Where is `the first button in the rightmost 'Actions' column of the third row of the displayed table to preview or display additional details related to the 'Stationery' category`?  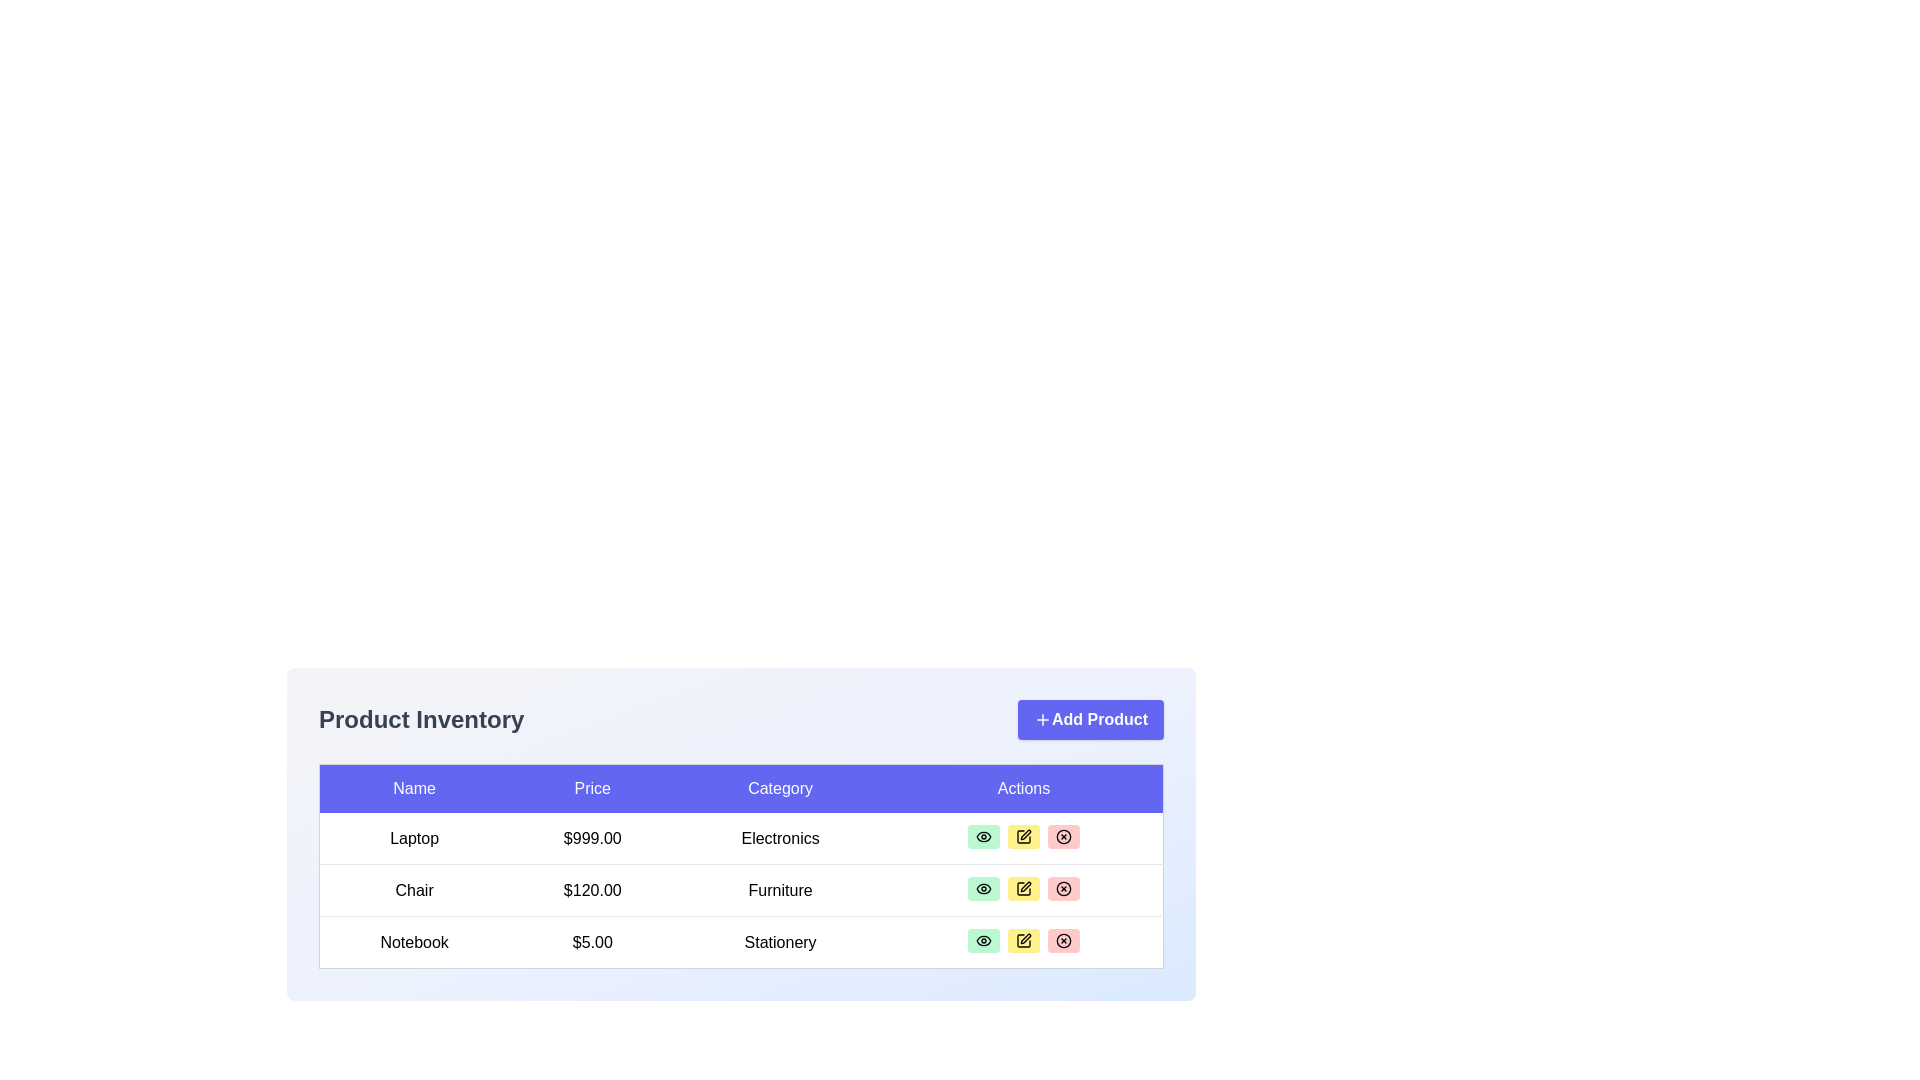 the first button in the rightmost 'Actions' column of the third row of the displayed table to preview or display additional details related to the 'Stationery' category is located at coordinates (983, 941).